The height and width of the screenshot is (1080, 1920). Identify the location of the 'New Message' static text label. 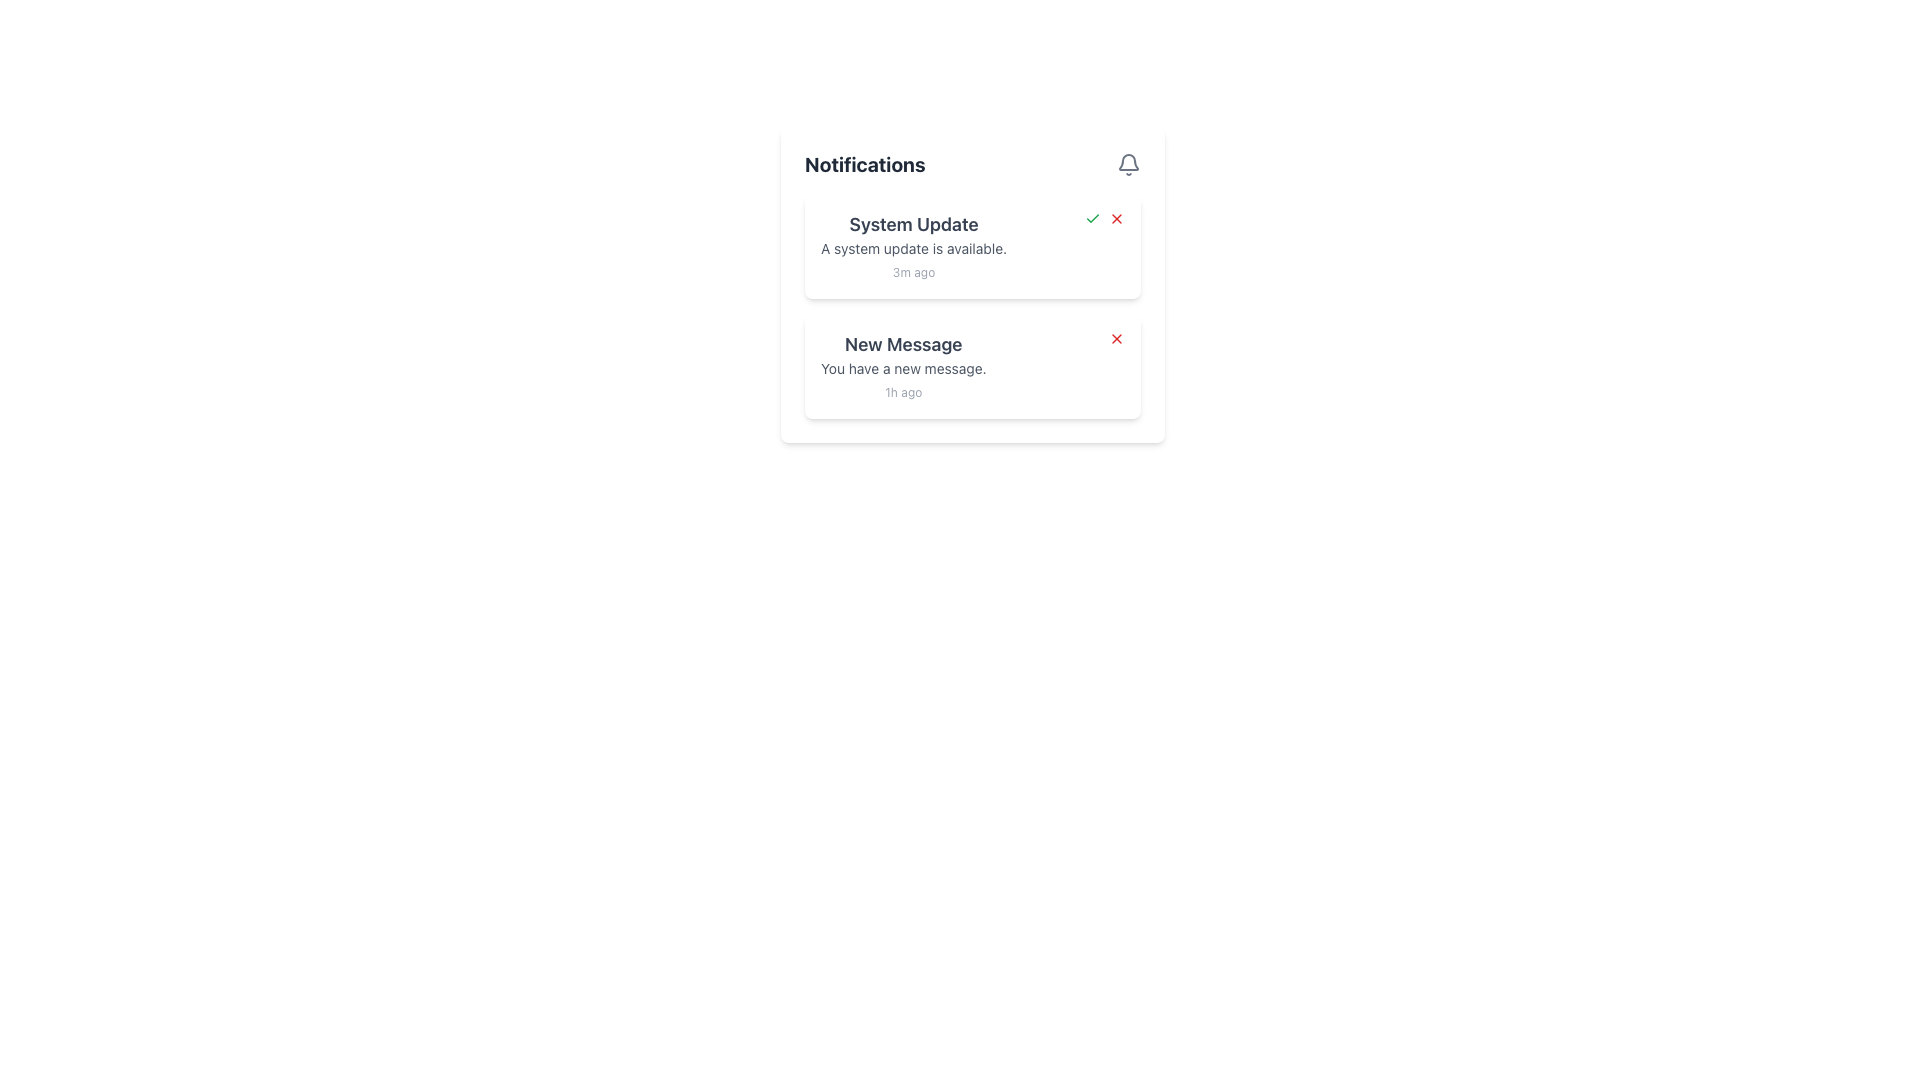
(902, 343).